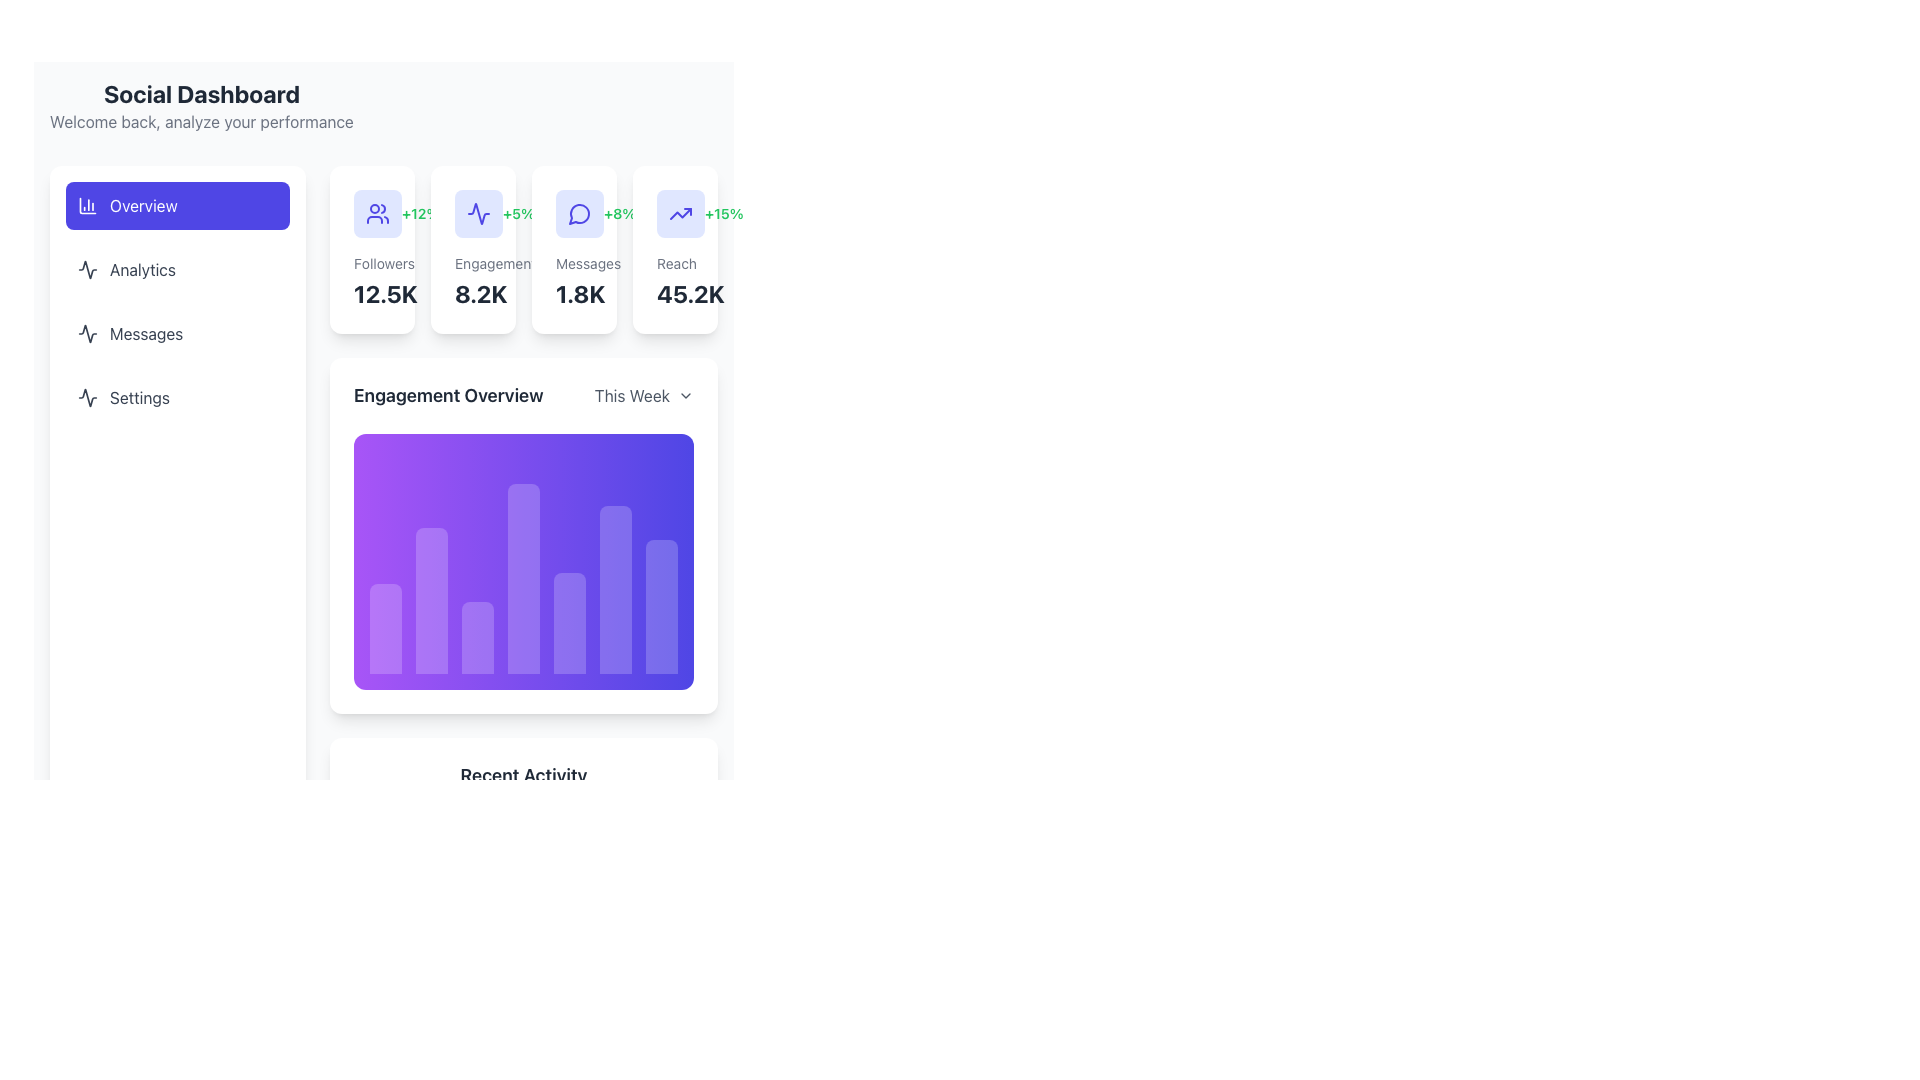  I want to click on the fourth vertical bar of the bar chart, which has a rounded top and a white gradient, located at the center of the chart, so click(523, 578).